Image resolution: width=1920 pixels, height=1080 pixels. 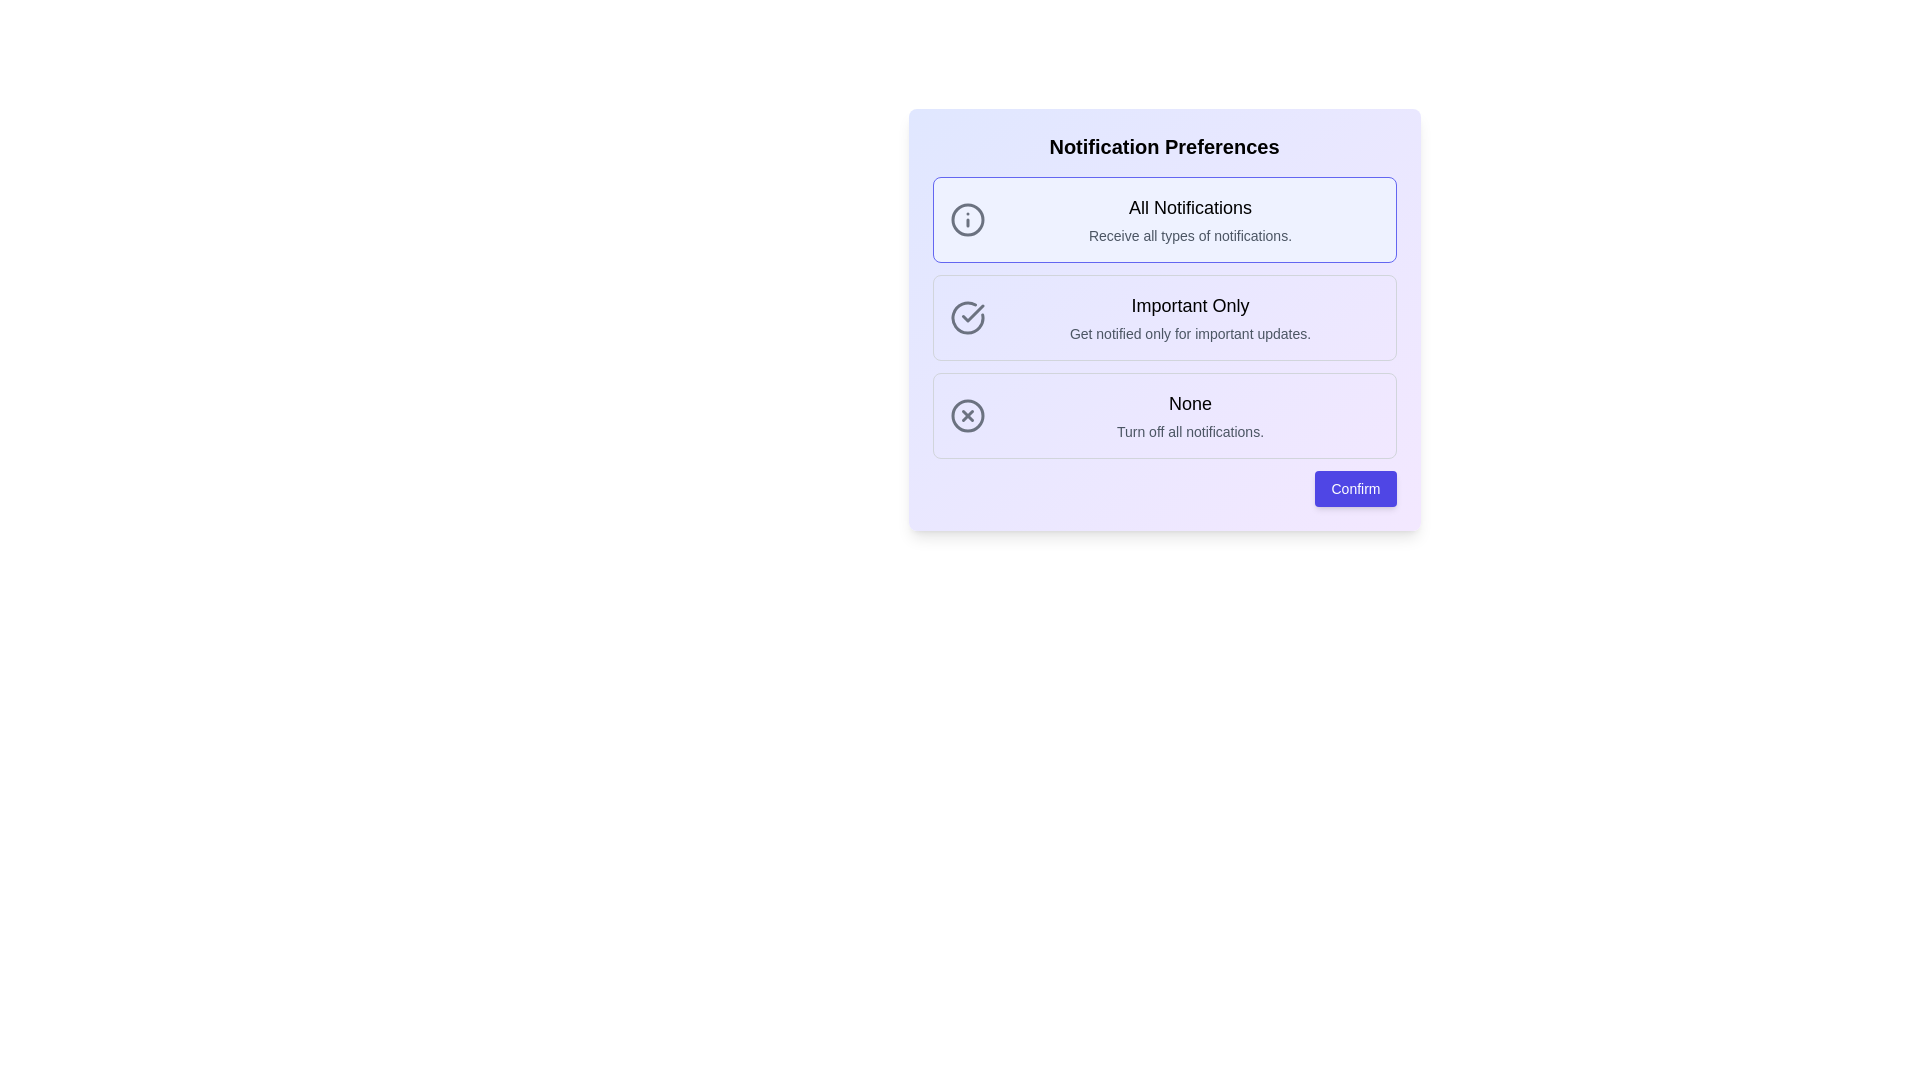 I want to click on the informational icon associated with the 'All Notifications' option located in the notification options dialog, so click(x=967, y=219).